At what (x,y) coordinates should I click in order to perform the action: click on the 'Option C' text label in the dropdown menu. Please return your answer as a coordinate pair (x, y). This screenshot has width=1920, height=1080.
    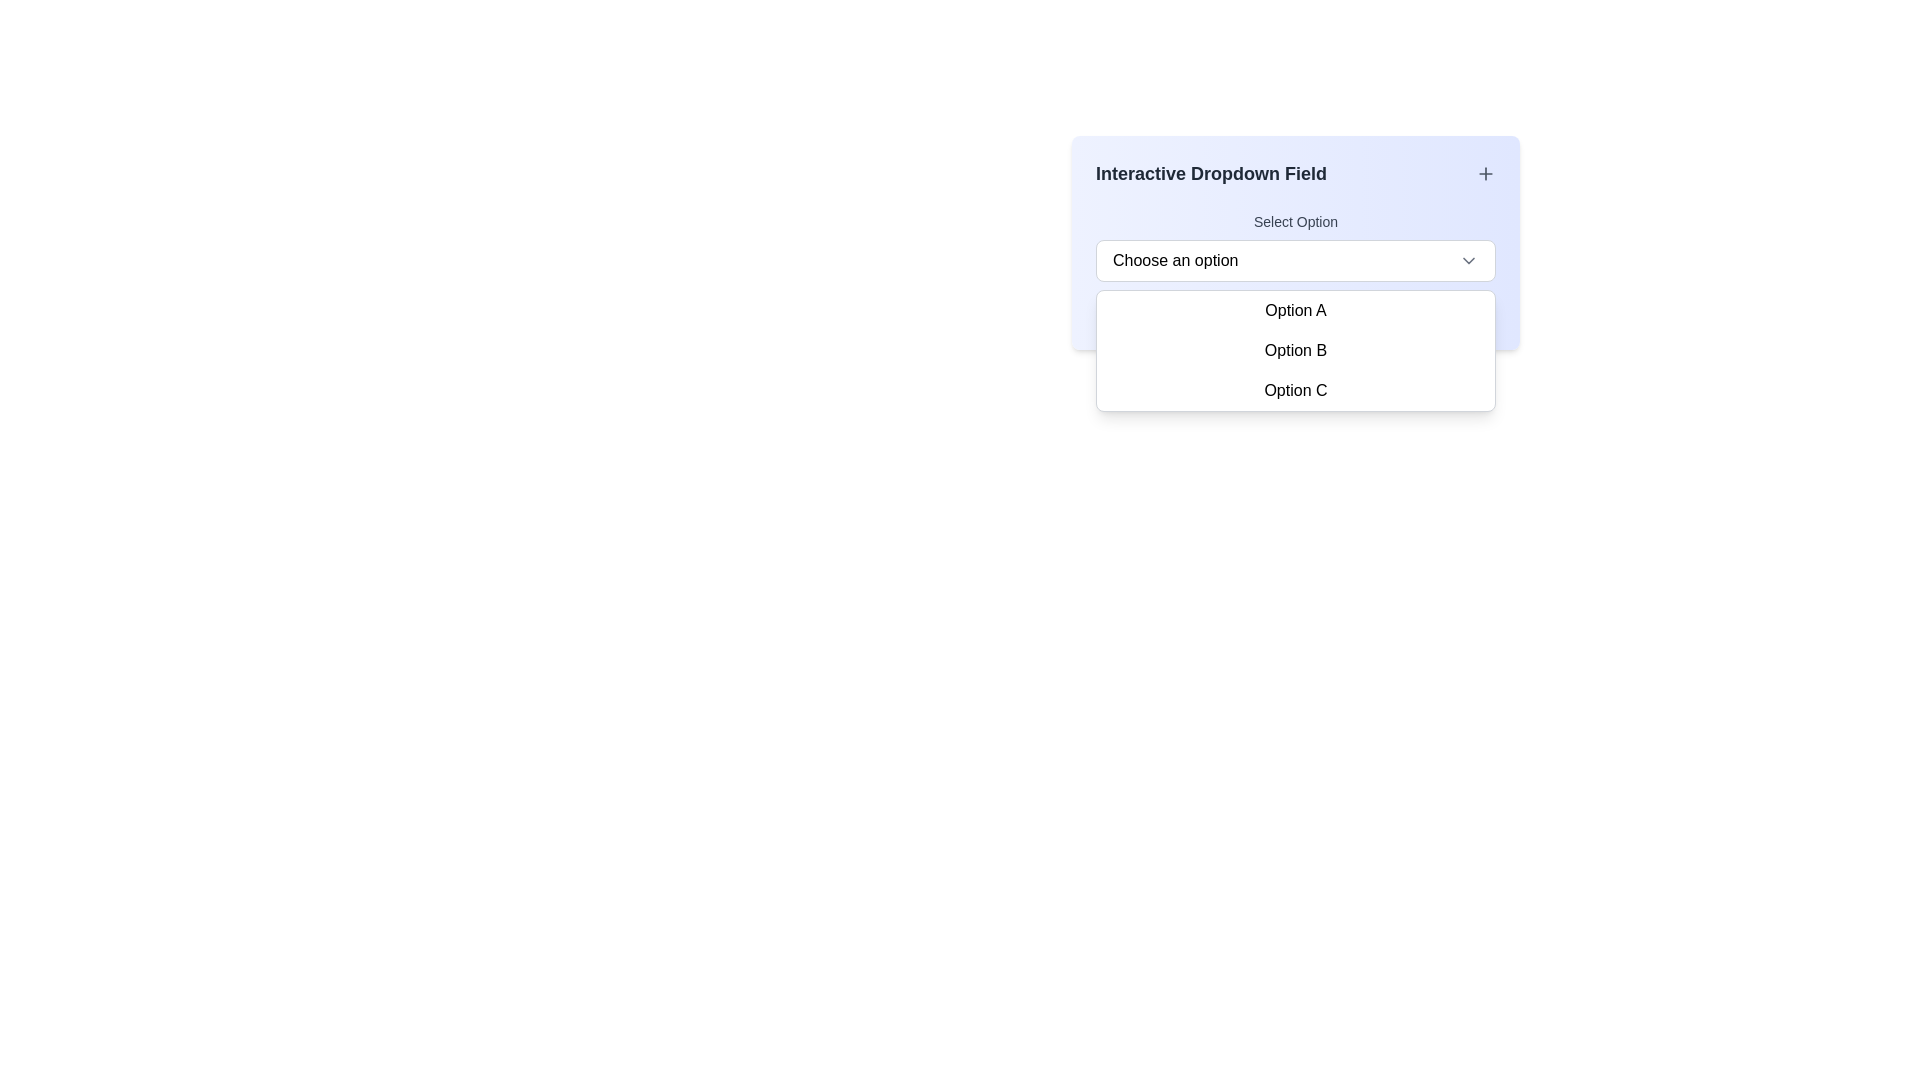
    Looking at the image, I should click on (1296, 390).